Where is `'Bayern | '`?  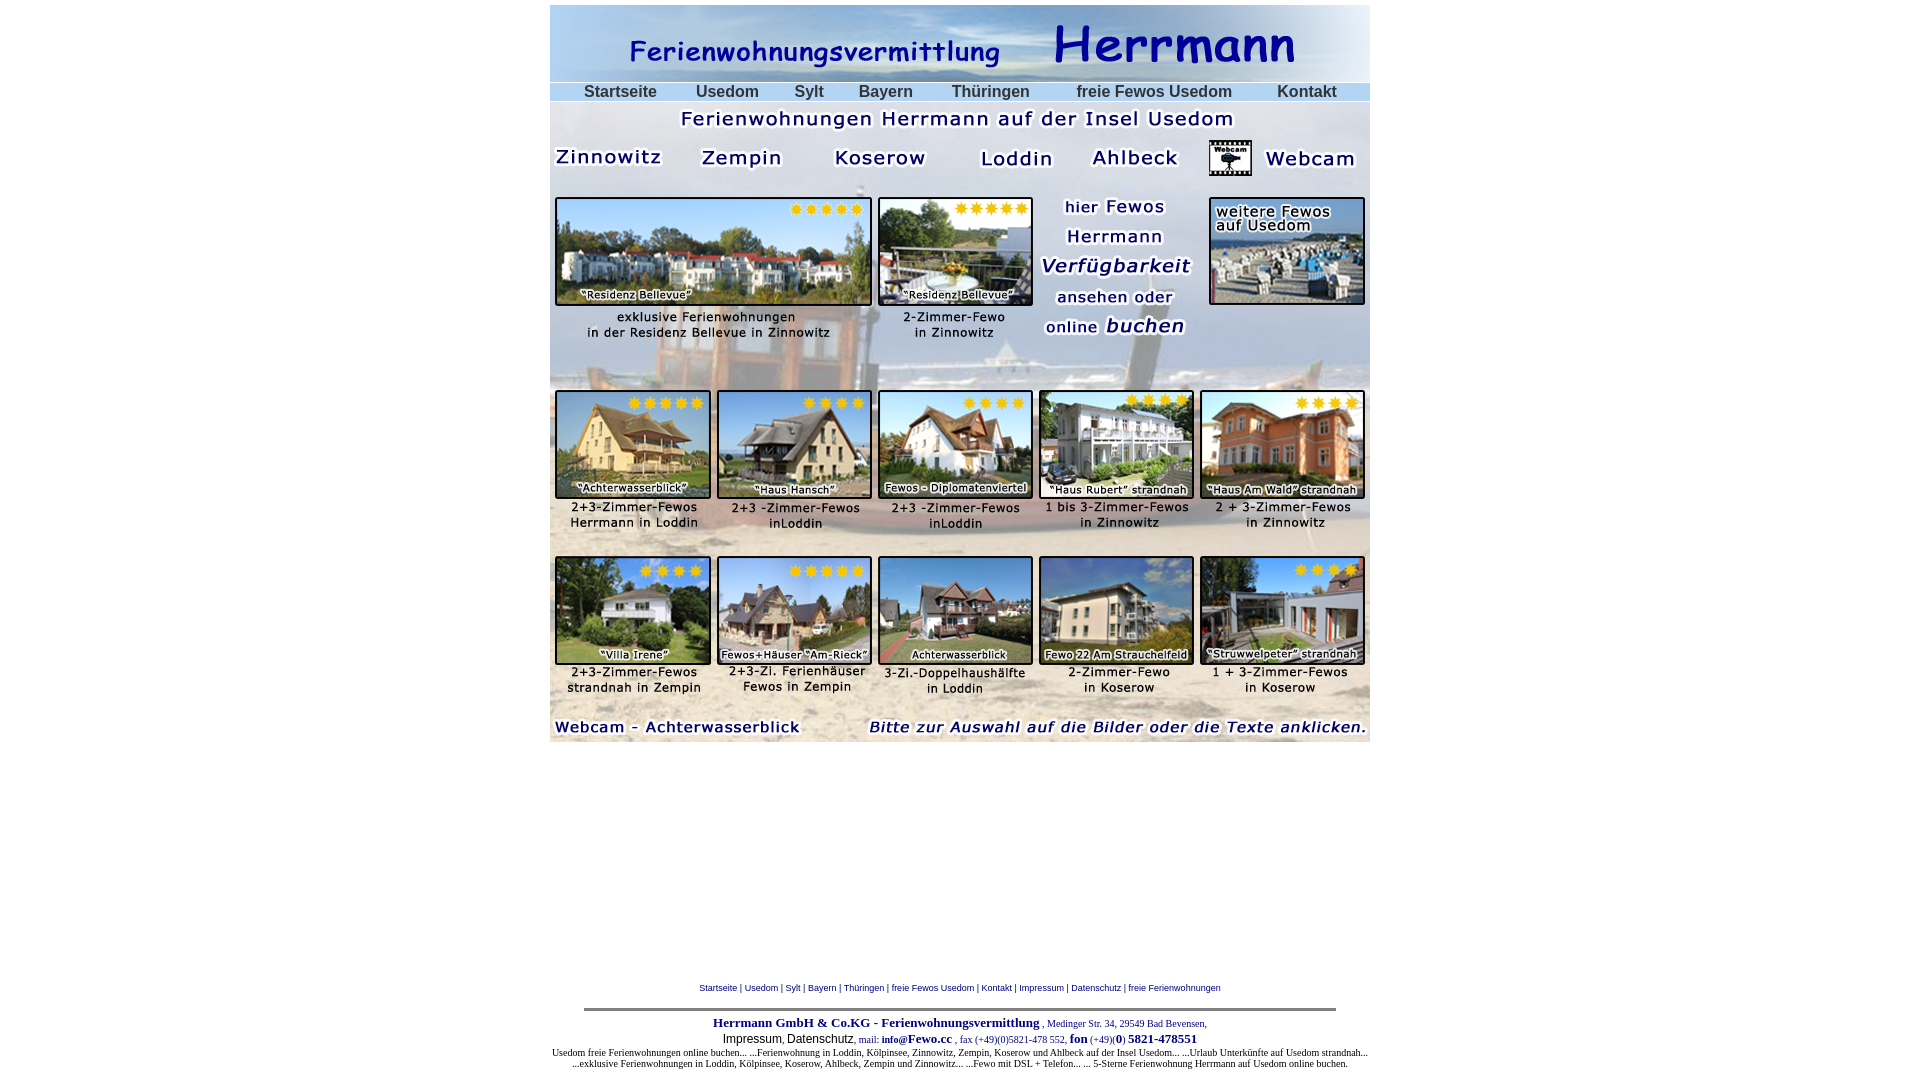 'Bayern | ' is located at coordinates (807, 986).